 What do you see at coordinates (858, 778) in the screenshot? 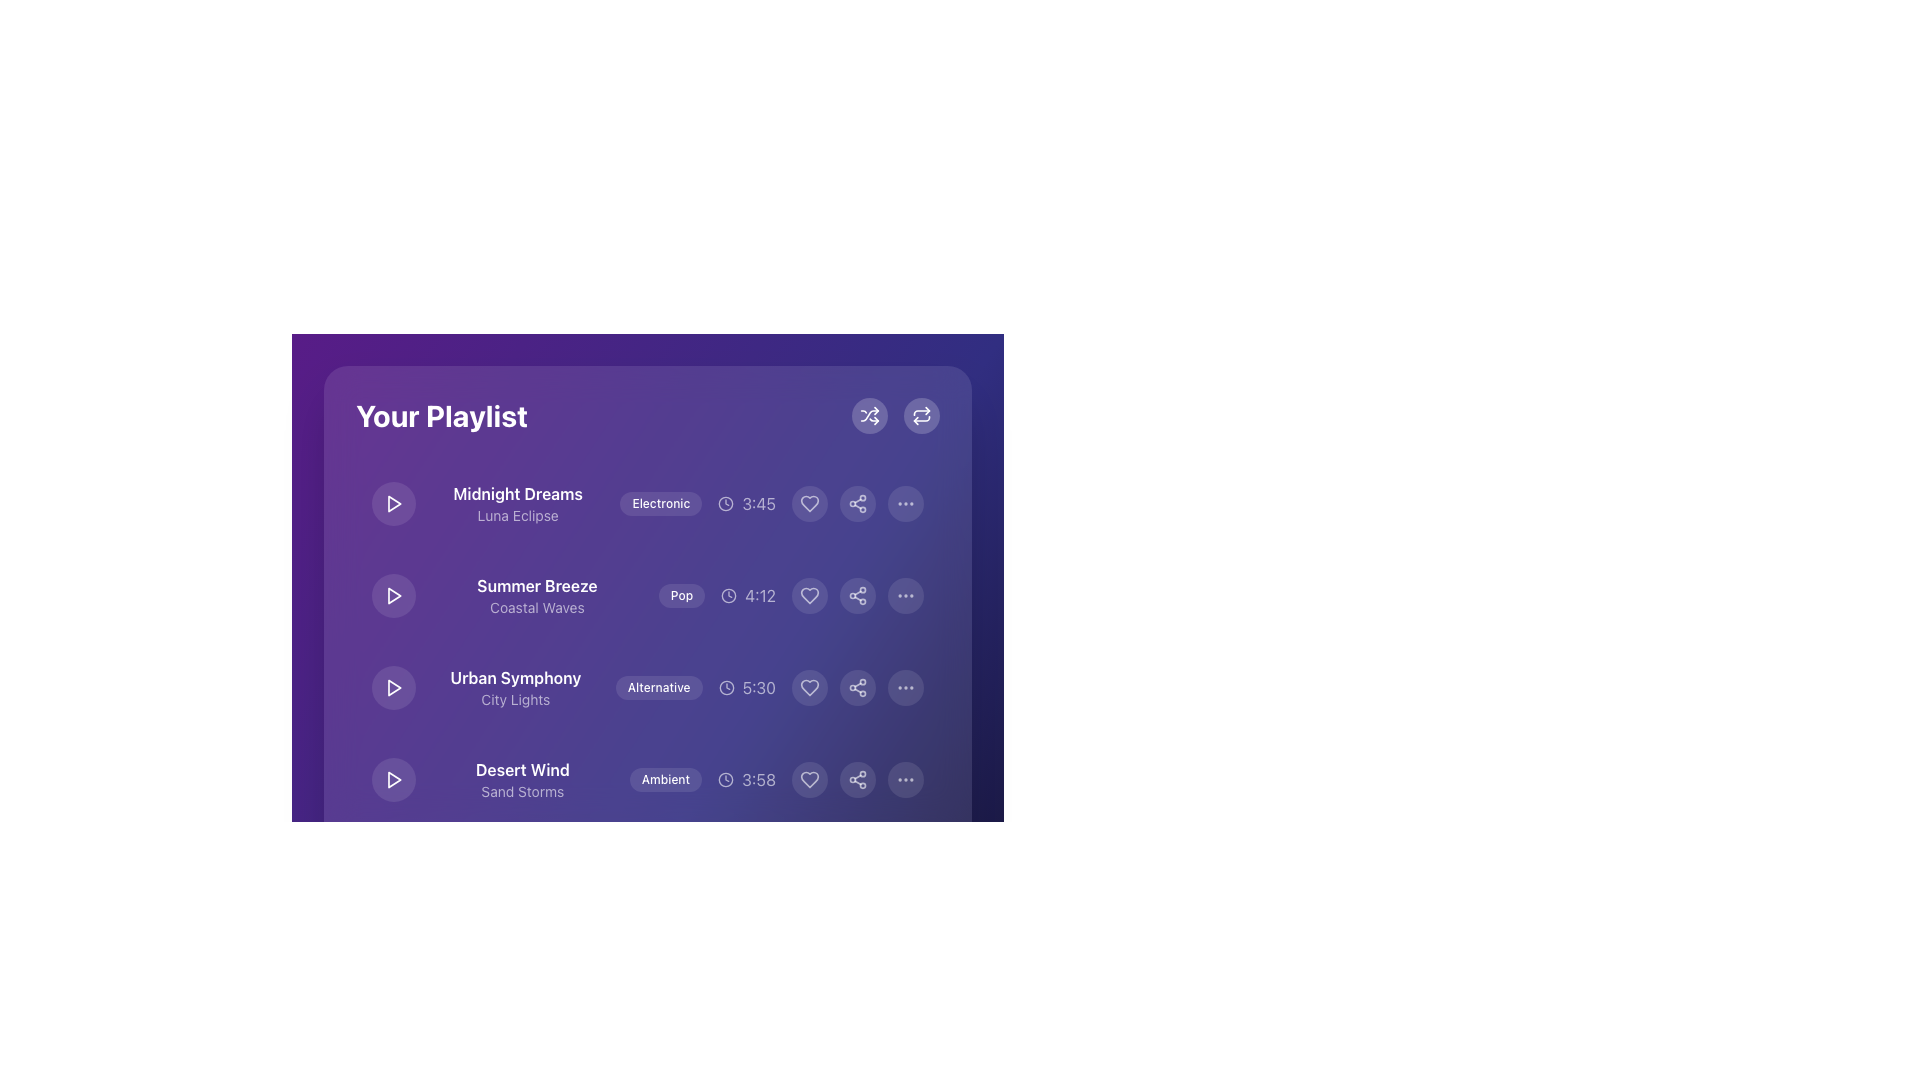
I see `the circular share icon button in the fourth row of the playlist interface` at bounding box center [858, 778].